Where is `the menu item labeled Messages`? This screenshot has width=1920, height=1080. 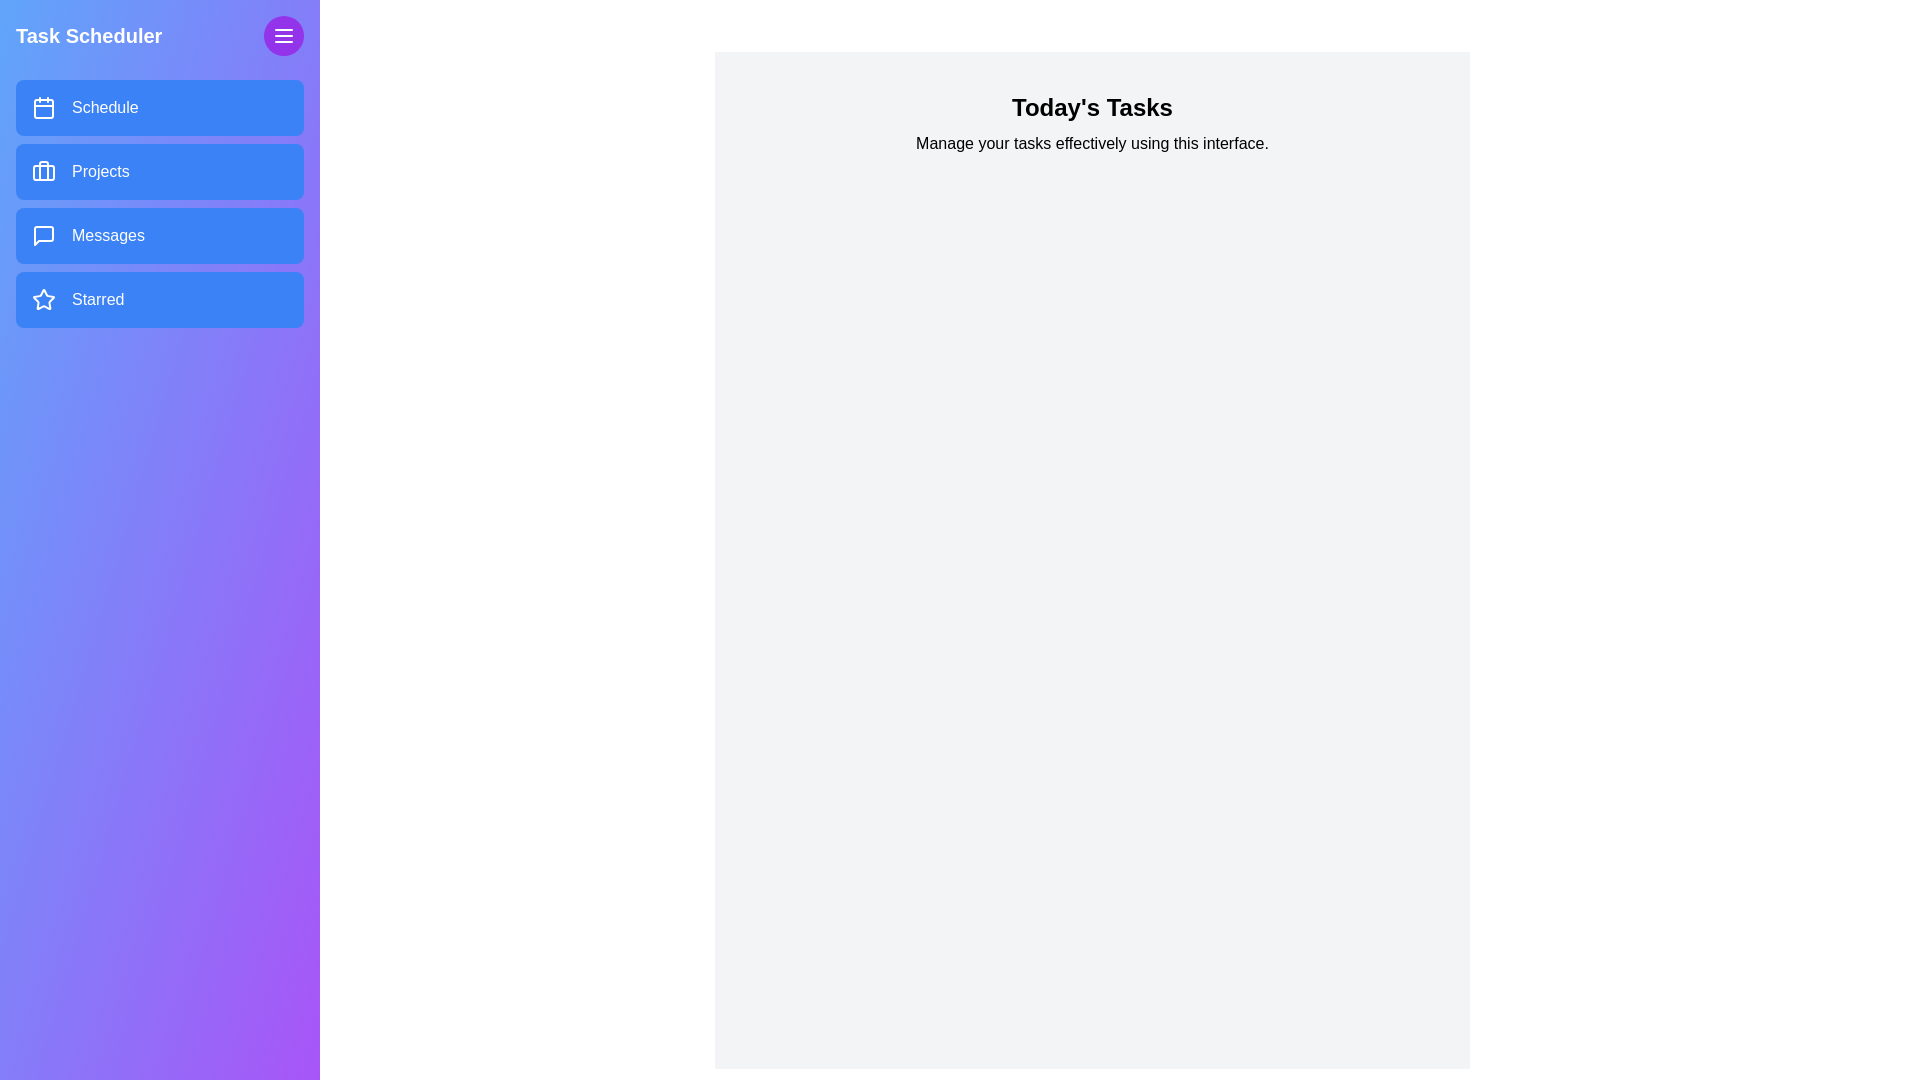 the menu item labeled Messages is located at coordinates (158, 234).